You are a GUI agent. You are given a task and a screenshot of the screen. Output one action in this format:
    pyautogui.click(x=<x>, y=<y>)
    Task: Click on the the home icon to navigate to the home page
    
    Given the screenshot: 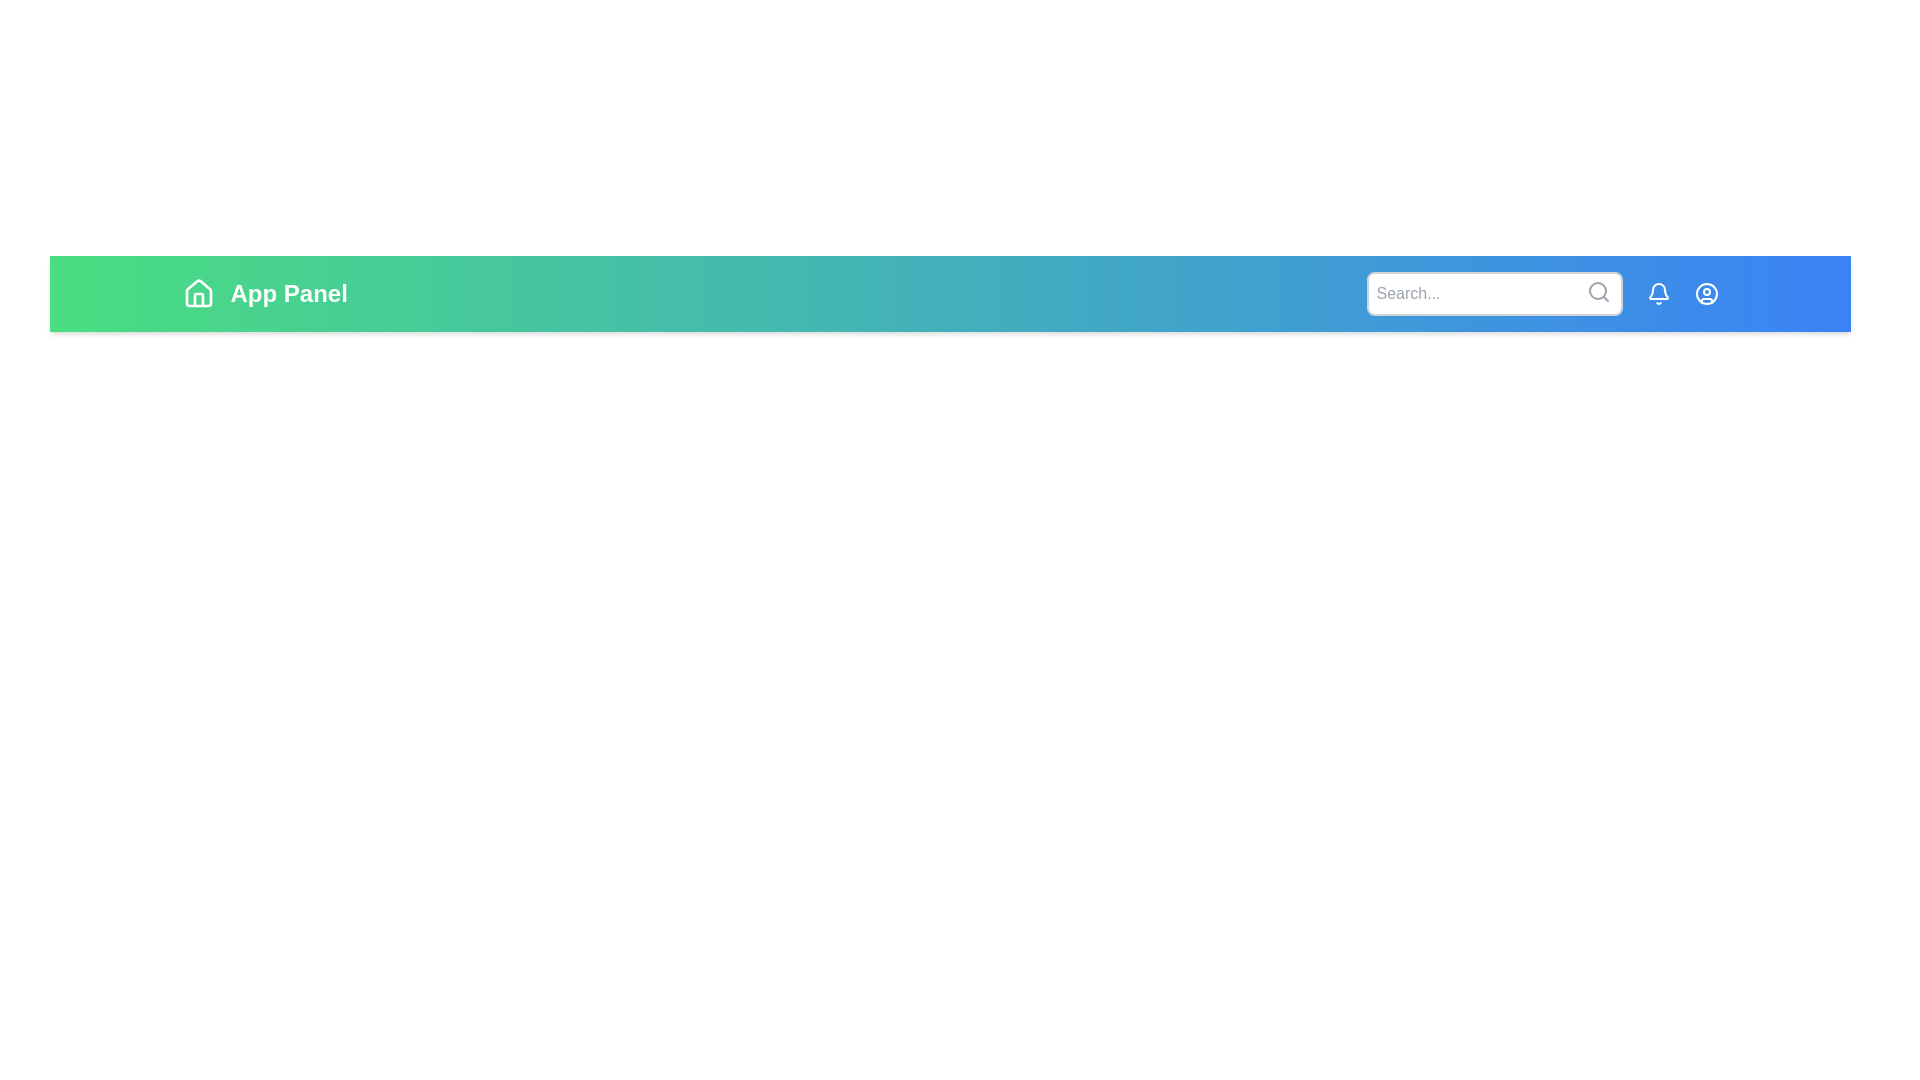 What is the action you would take?
    pyautogui.click(x=198, y=293)
    